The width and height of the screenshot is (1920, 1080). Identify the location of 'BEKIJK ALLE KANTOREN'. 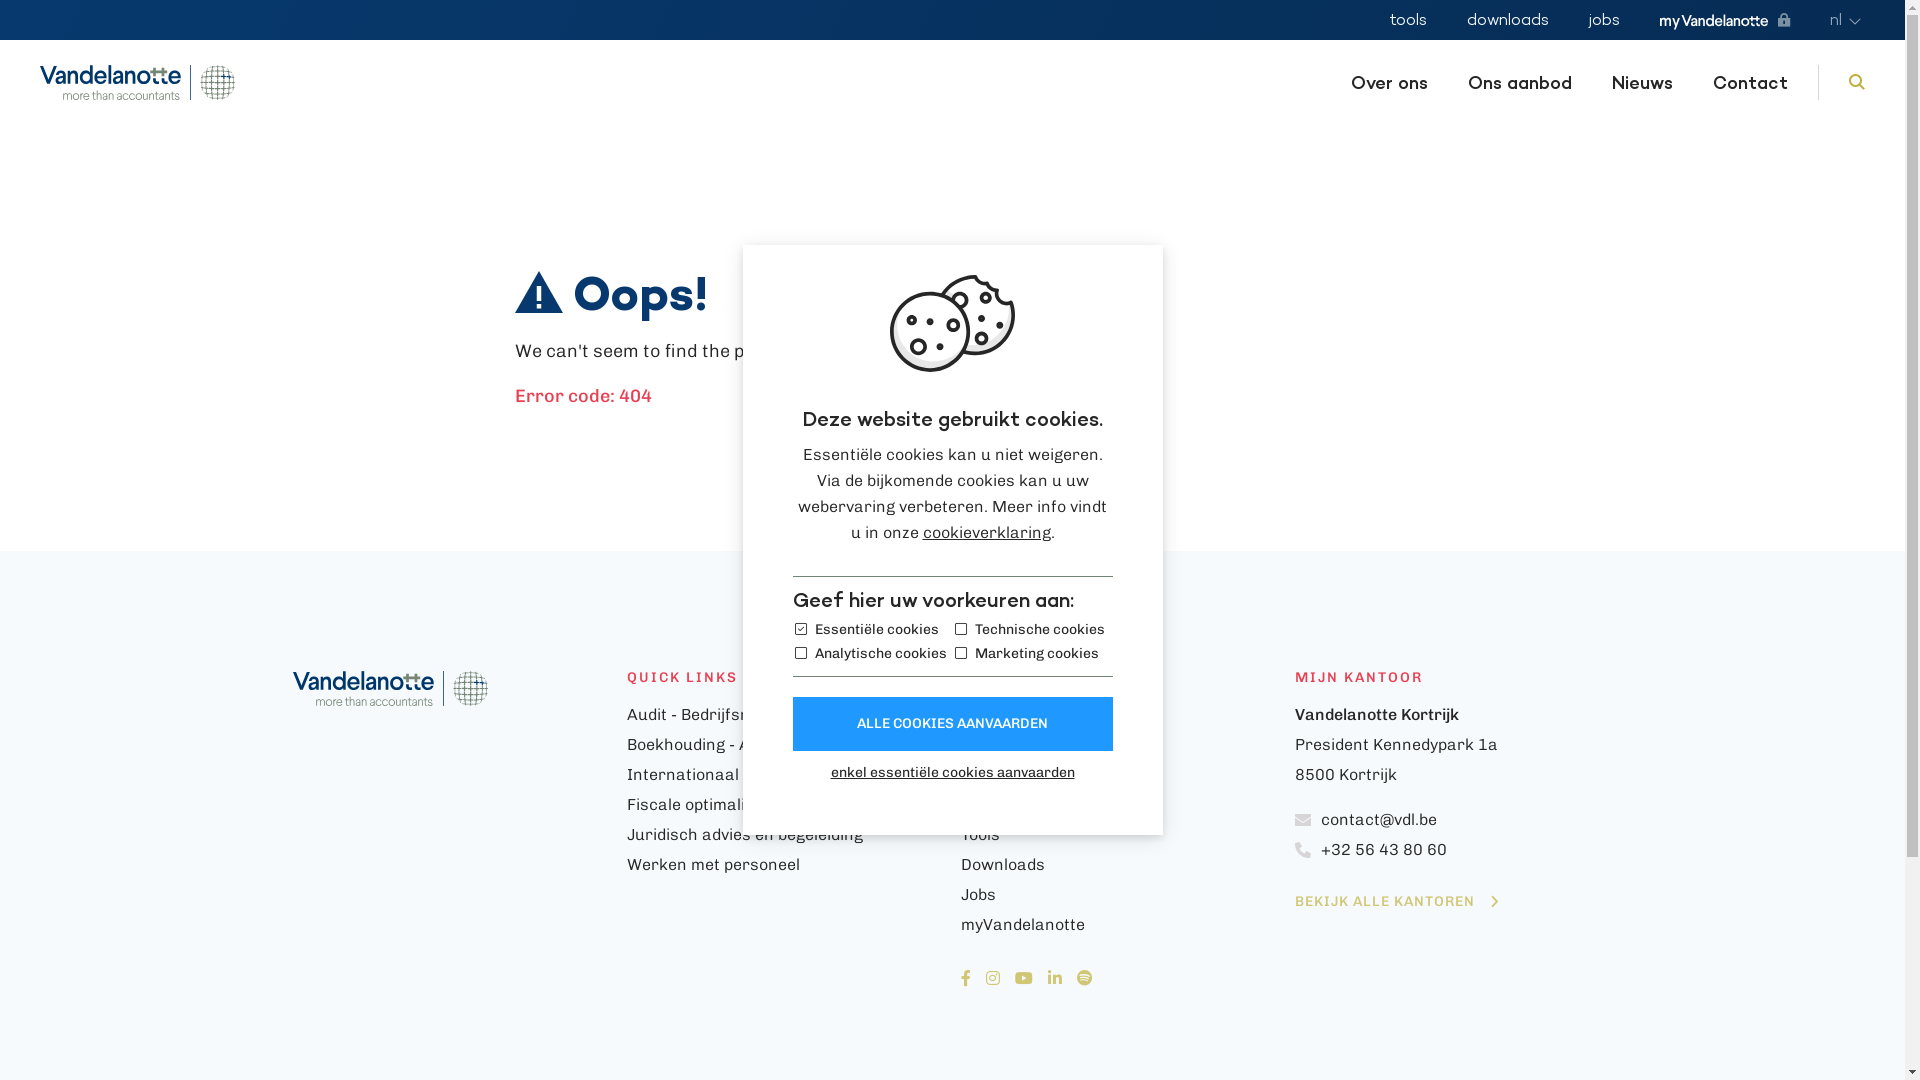
(1395, 902).